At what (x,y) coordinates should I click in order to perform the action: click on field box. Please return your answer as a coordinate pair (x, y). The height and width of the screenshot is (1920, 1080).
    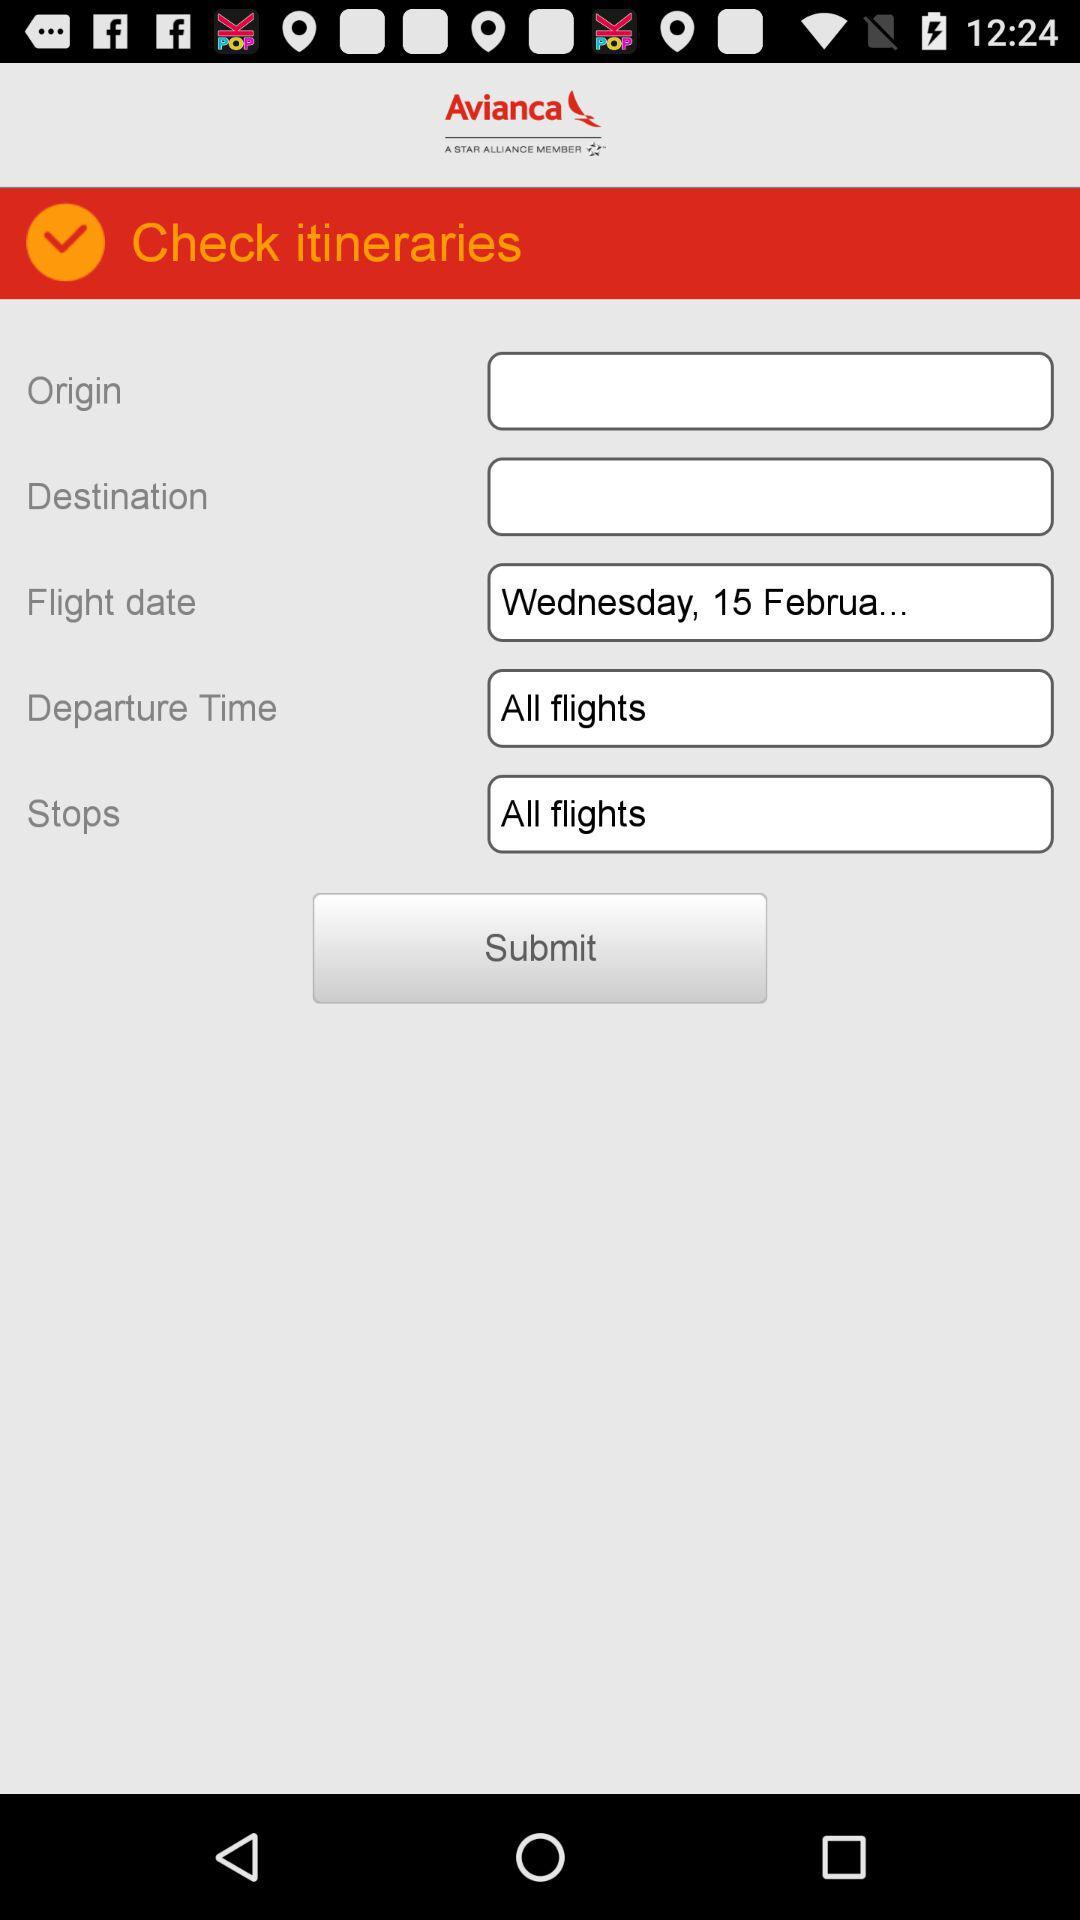
    Looking at the image, I should click on (769, 391).